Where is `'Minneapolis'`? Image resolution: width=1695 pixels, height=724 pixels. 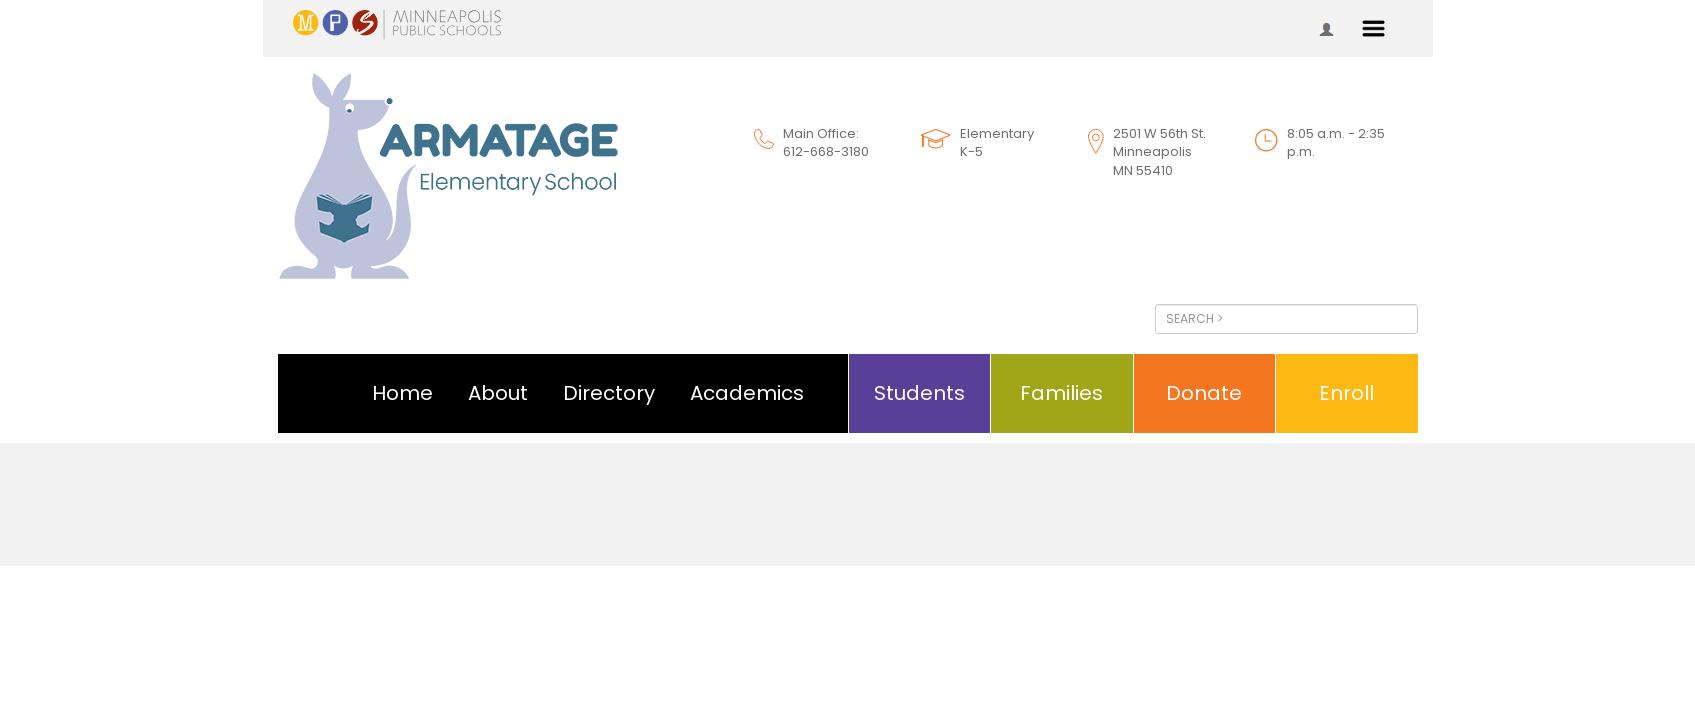
'Minneapolis' is located at coordinates (1150, 150).